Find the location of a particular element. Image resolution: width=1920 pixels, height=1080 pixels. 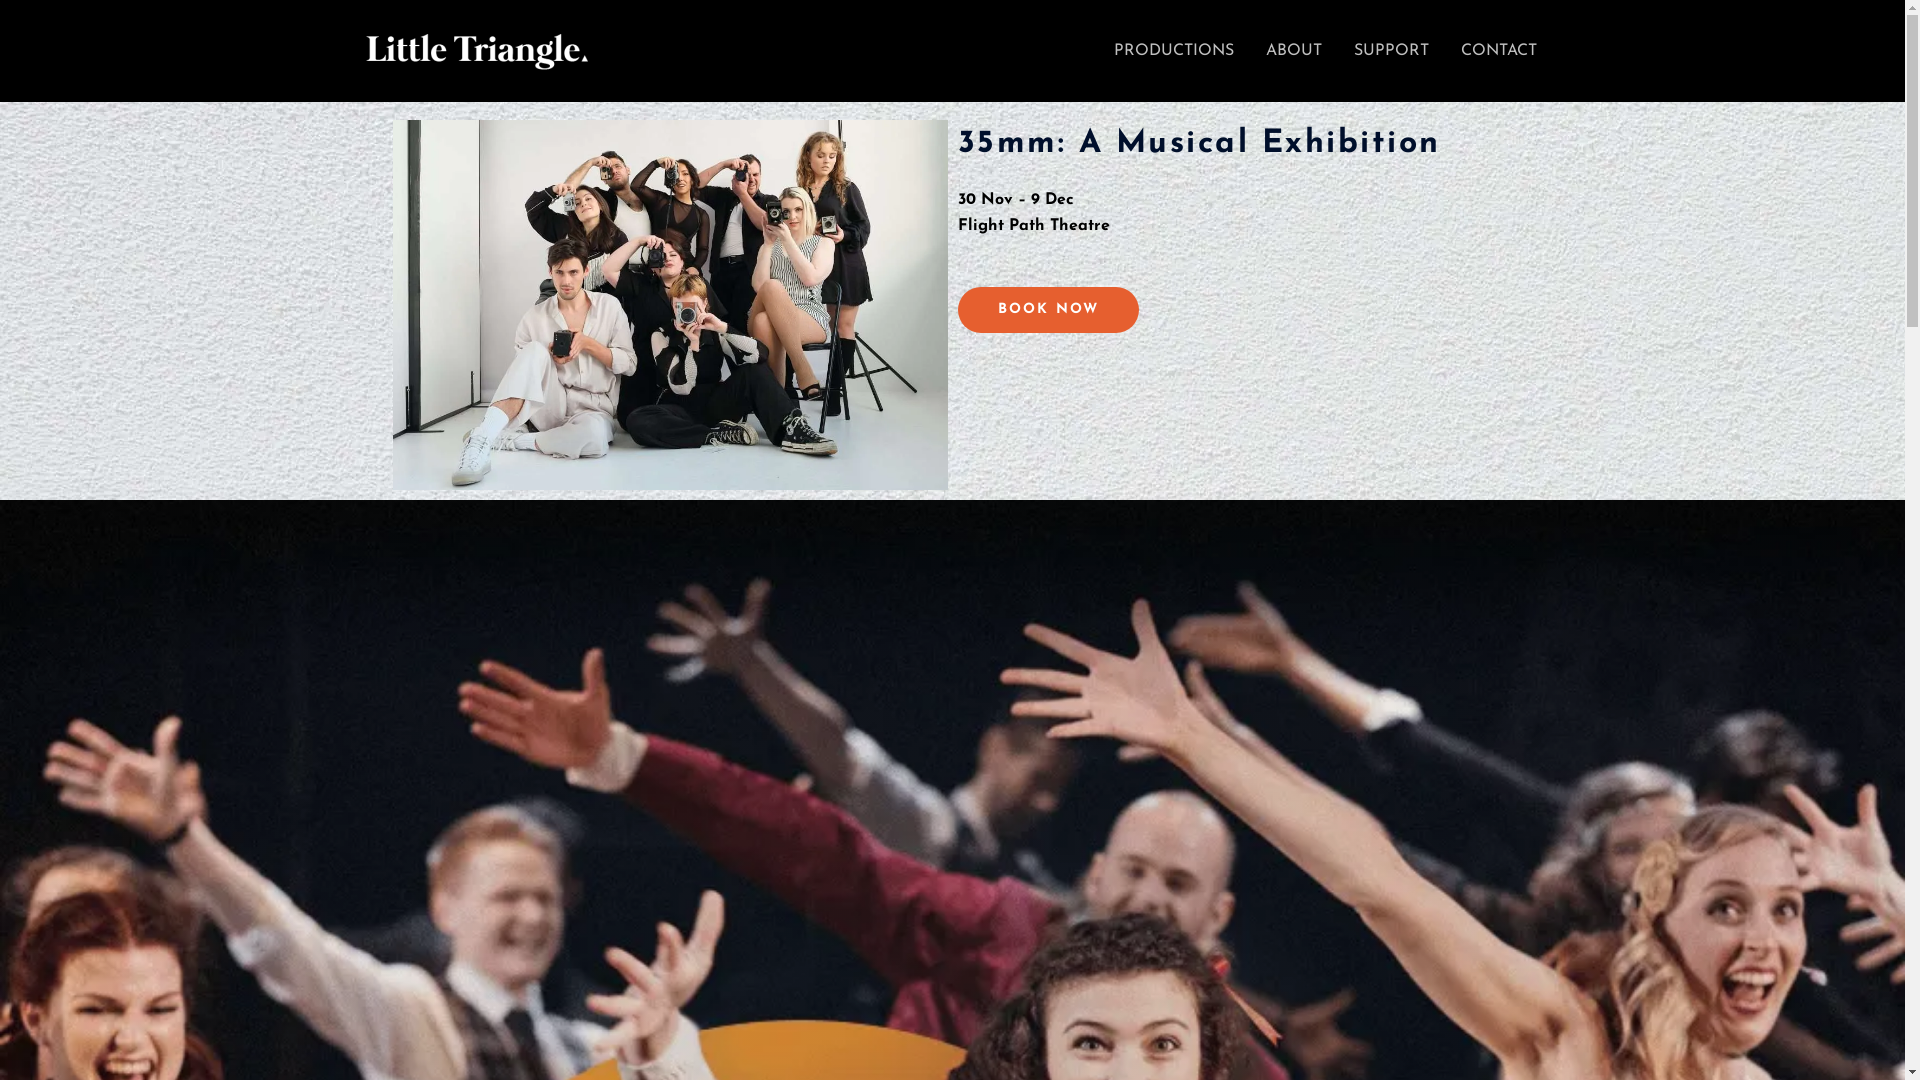

'BOOK NOW' is located at coordinates (957, 309).